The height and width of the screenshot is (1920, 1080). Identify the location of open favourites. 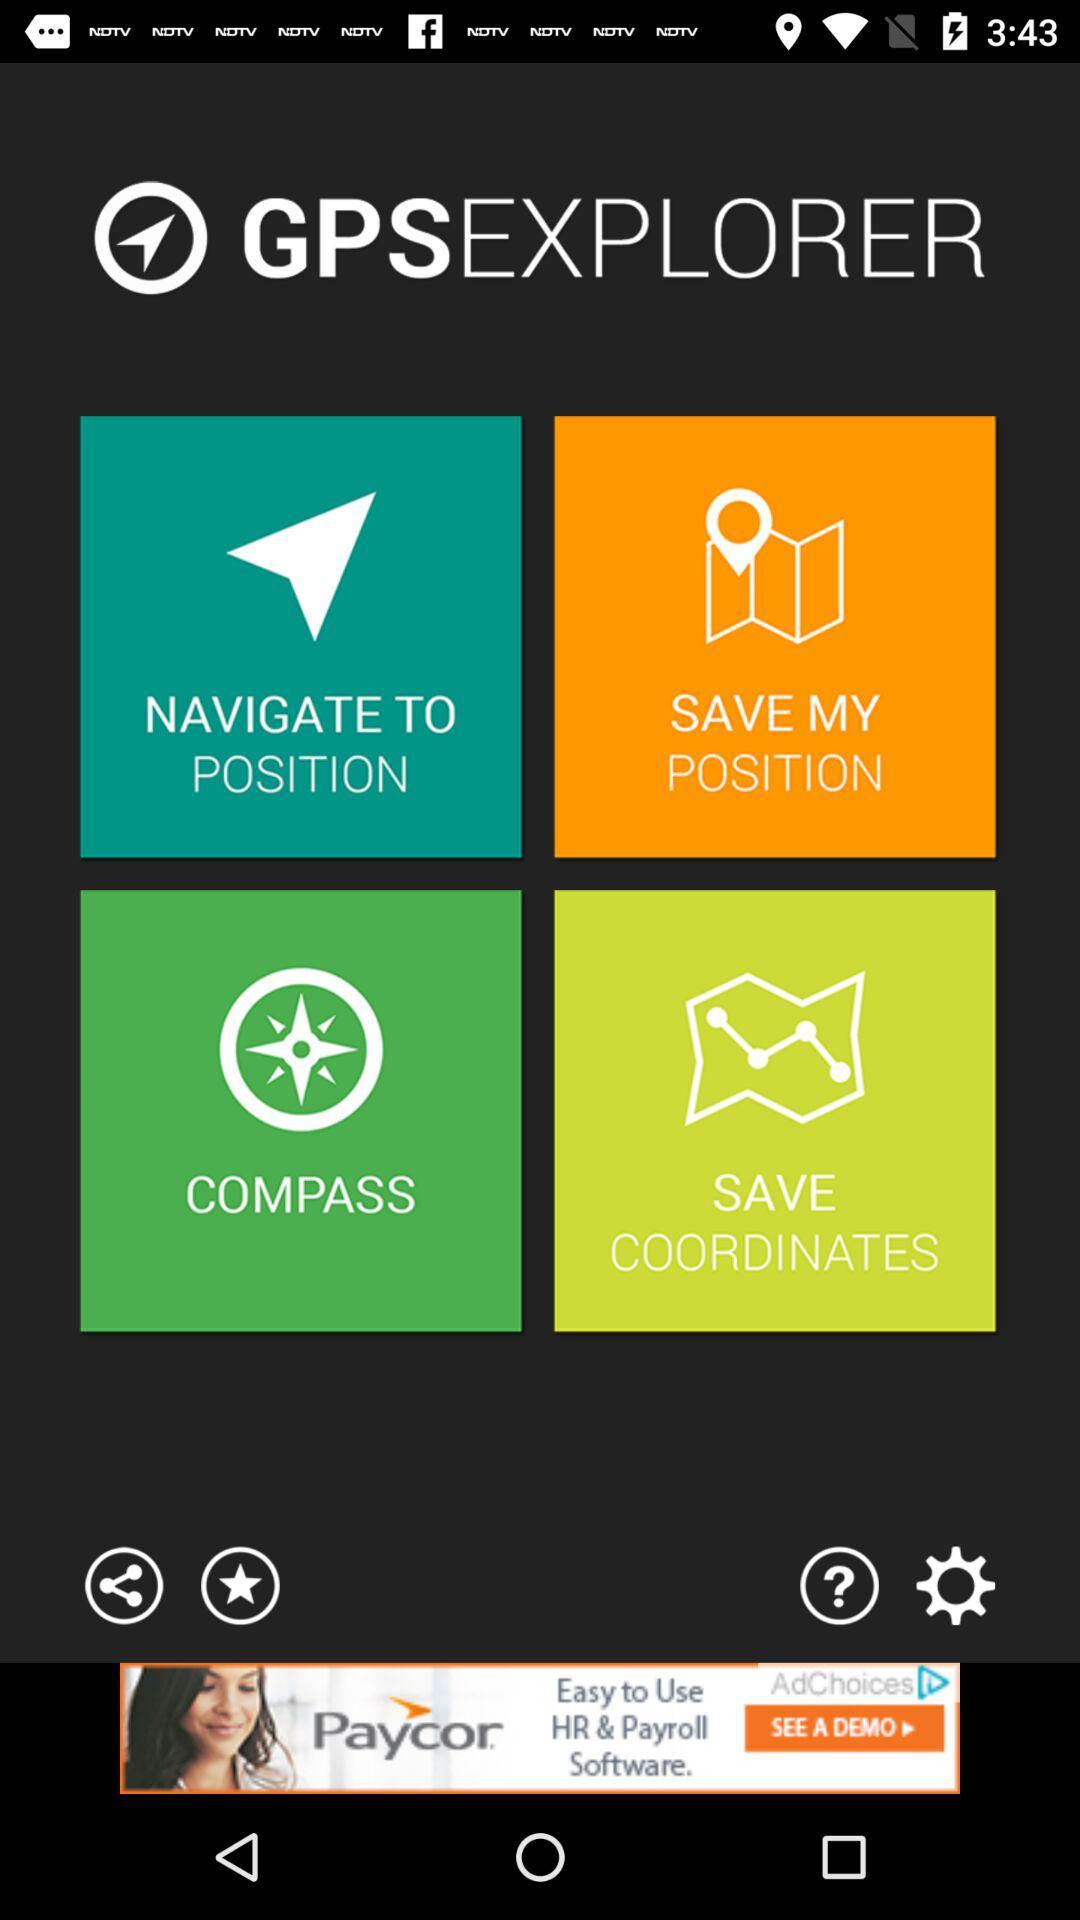
(239, 1584).